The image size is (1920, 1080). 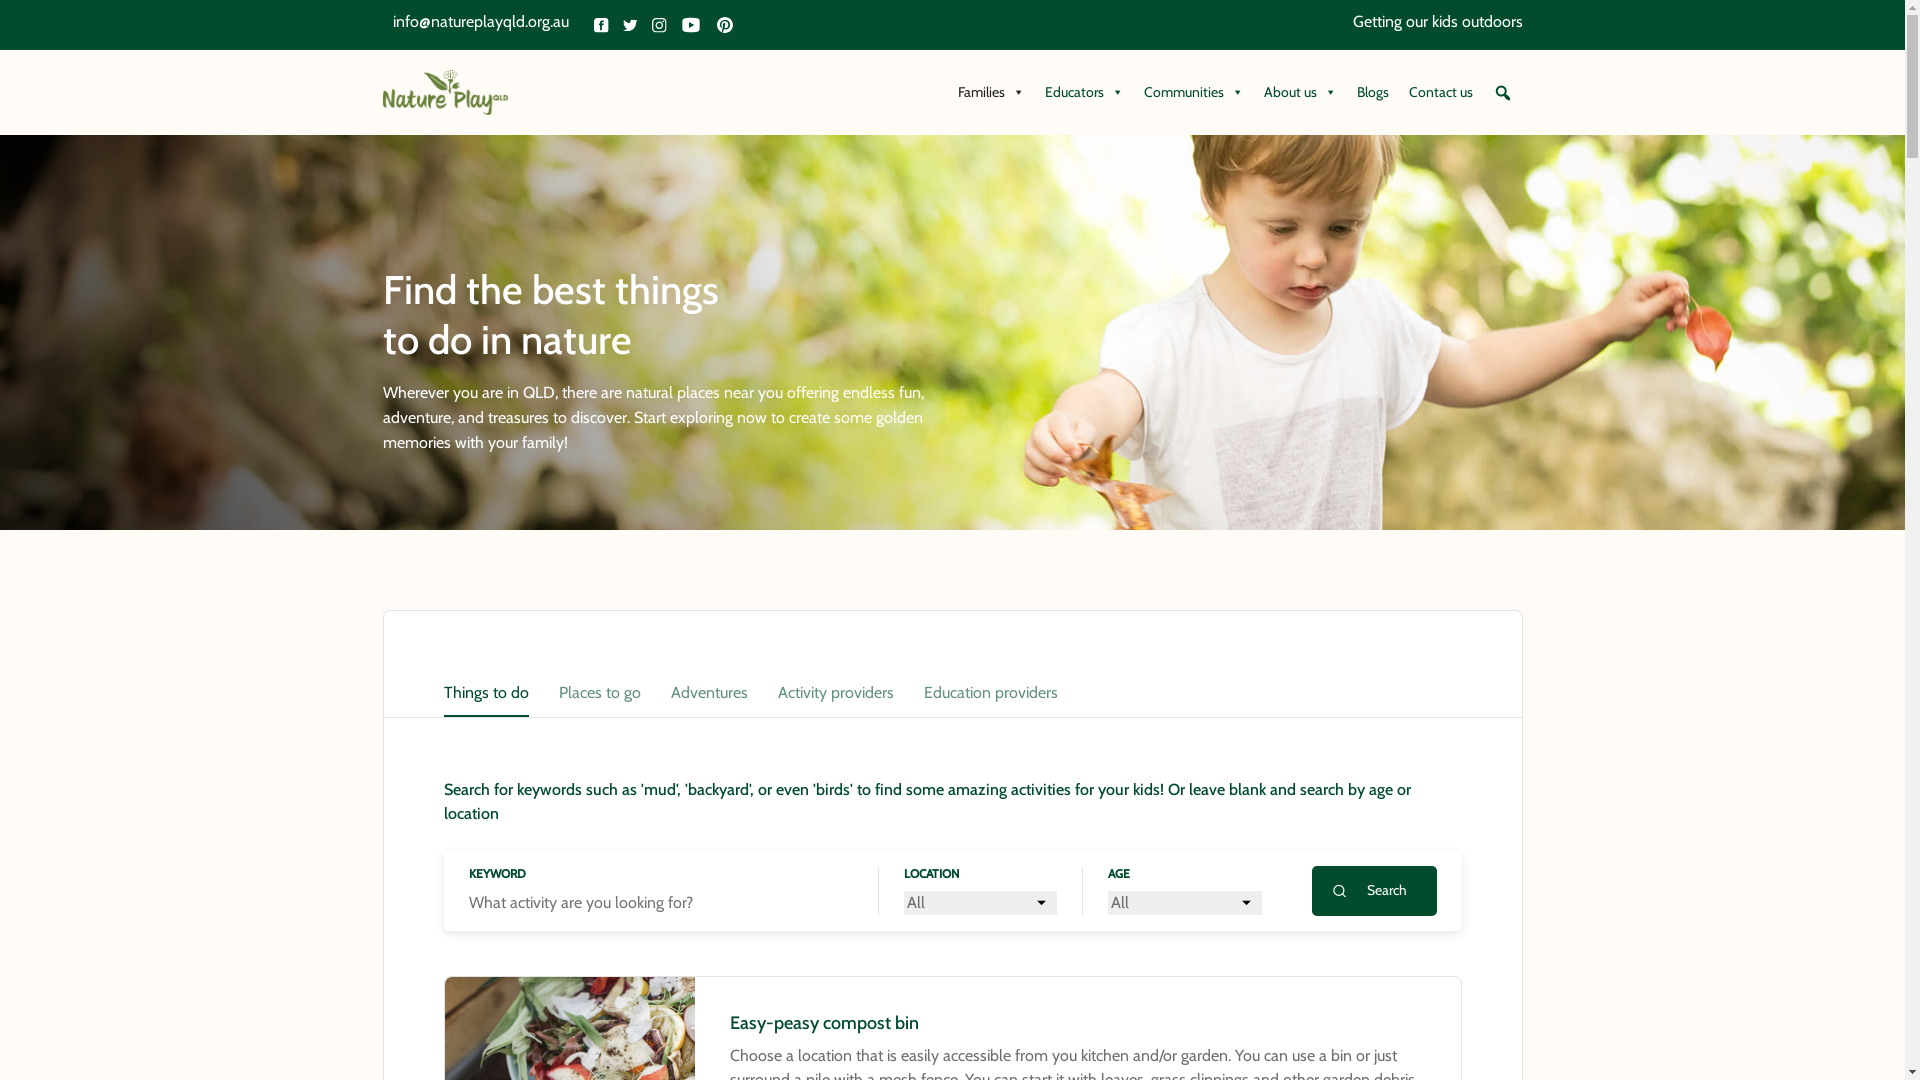 I want to click on 'Educators', so click(x=1082, y=92).